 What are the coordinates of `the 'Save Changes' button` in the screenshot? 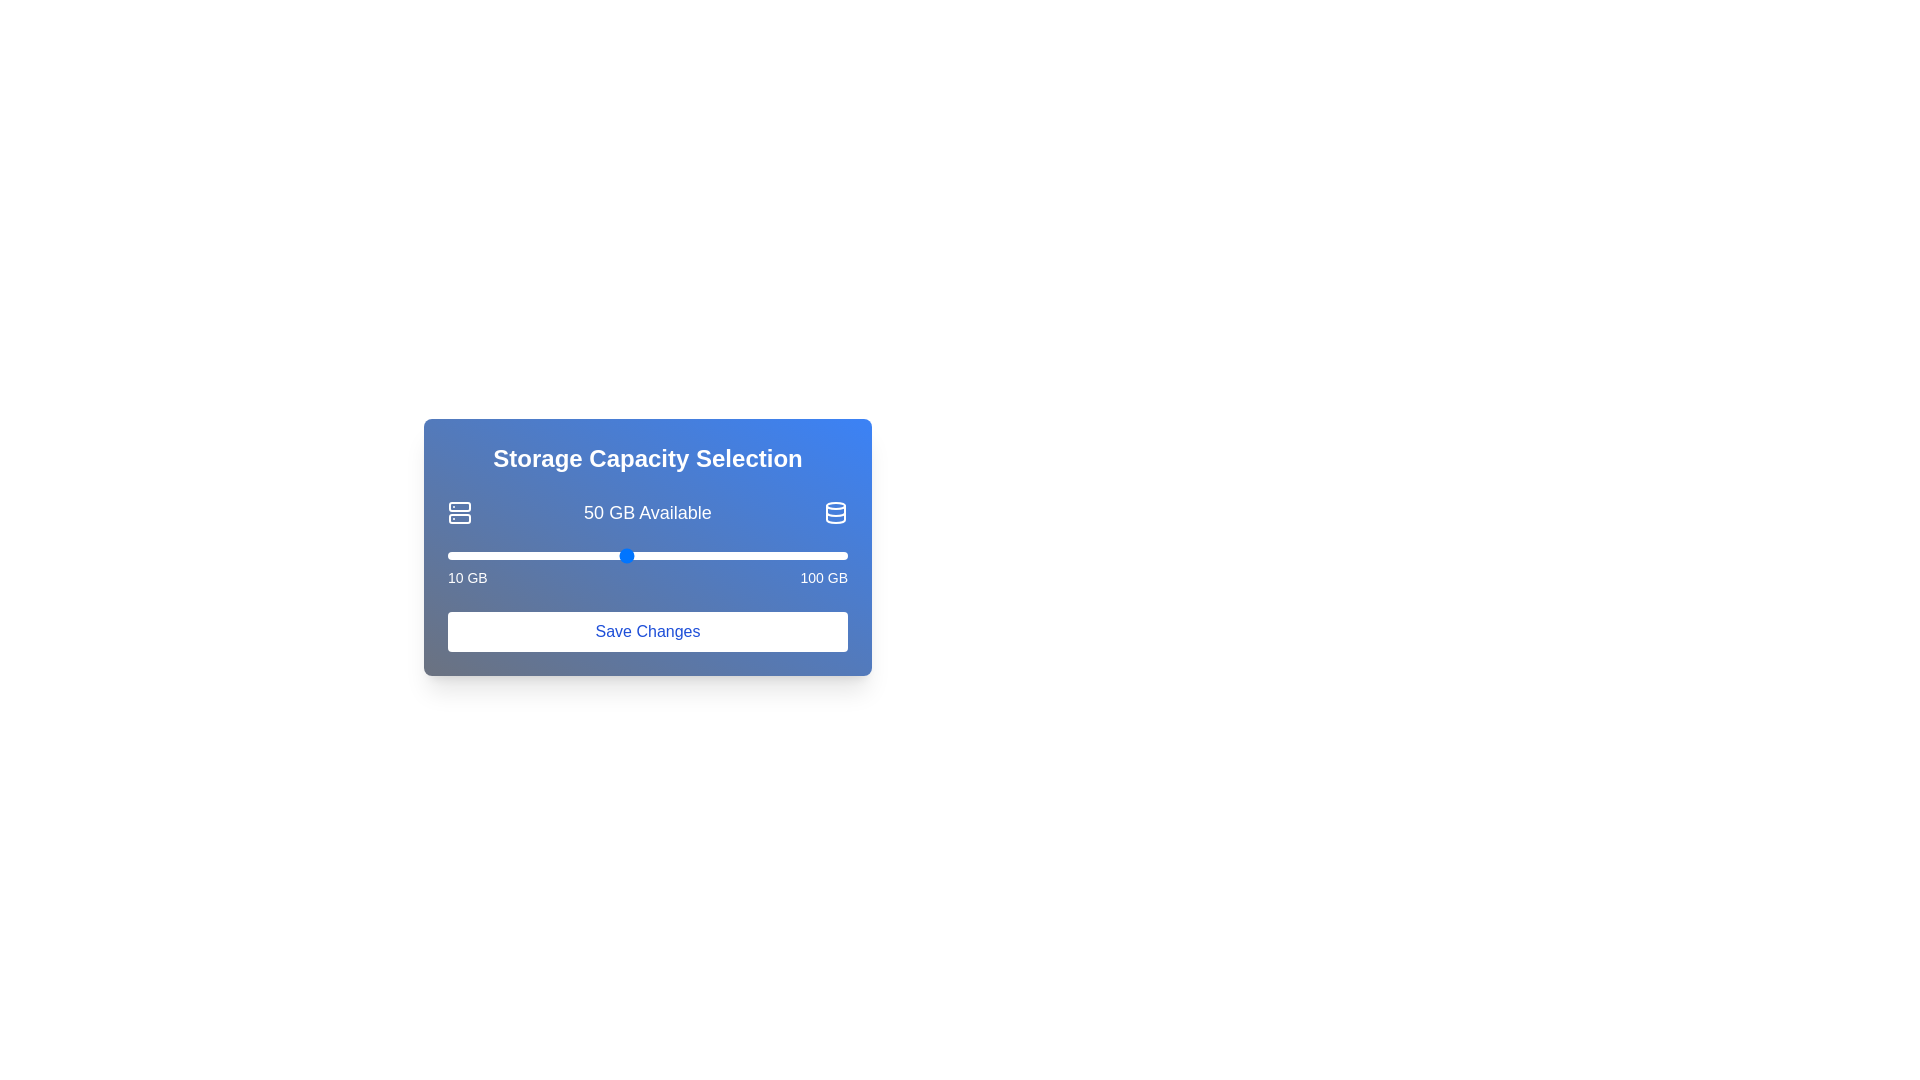 It's located at (648, 632).